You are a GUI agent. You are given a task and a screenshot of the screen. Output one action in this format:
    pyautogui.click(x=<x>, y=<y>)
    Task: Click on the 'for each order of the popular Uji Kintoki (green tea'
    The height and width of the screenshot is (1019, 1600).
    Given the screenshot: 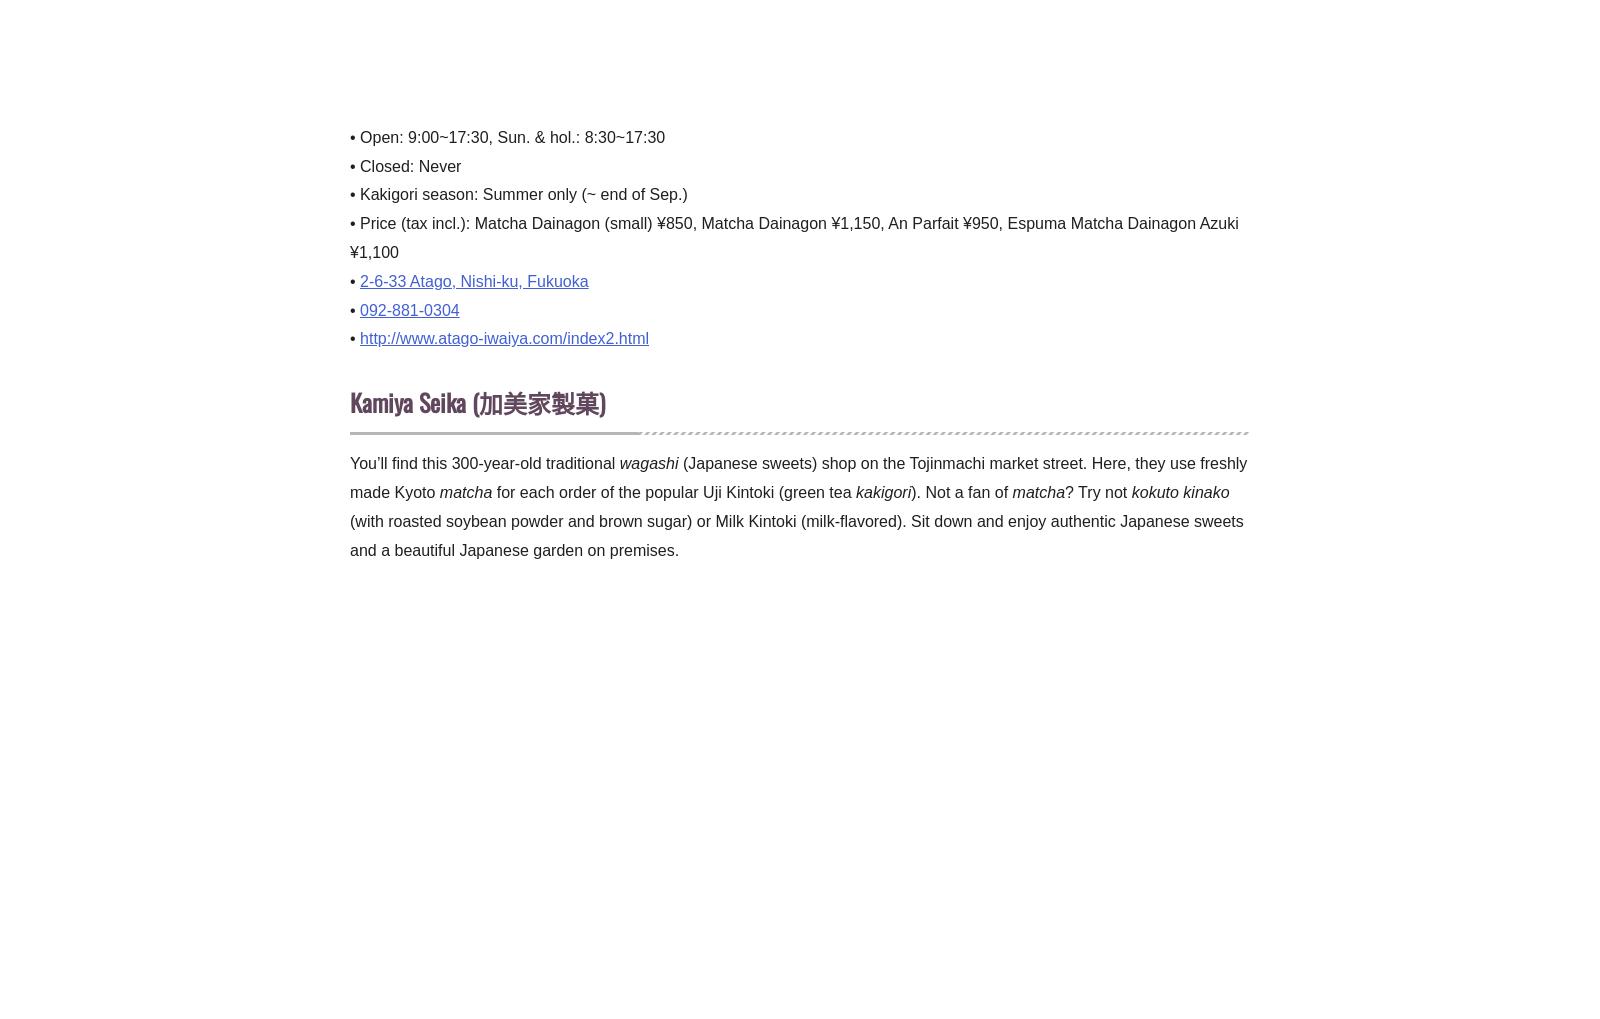 What is the action you would take?
    pyautogui.click(x=491, y=490)
    